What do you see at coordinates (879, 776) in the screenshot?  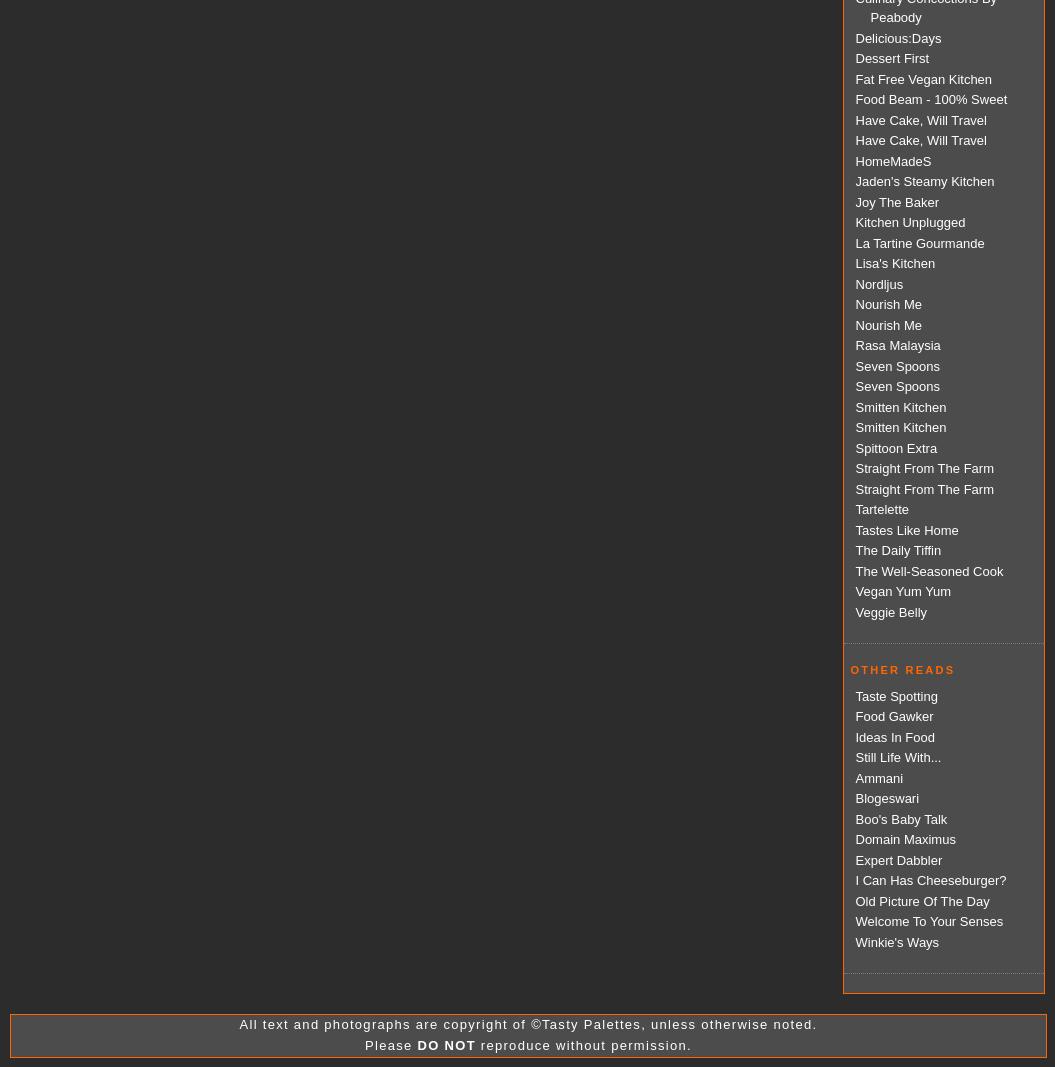 I see `'Ammani'` at bounding box center [879, 776].